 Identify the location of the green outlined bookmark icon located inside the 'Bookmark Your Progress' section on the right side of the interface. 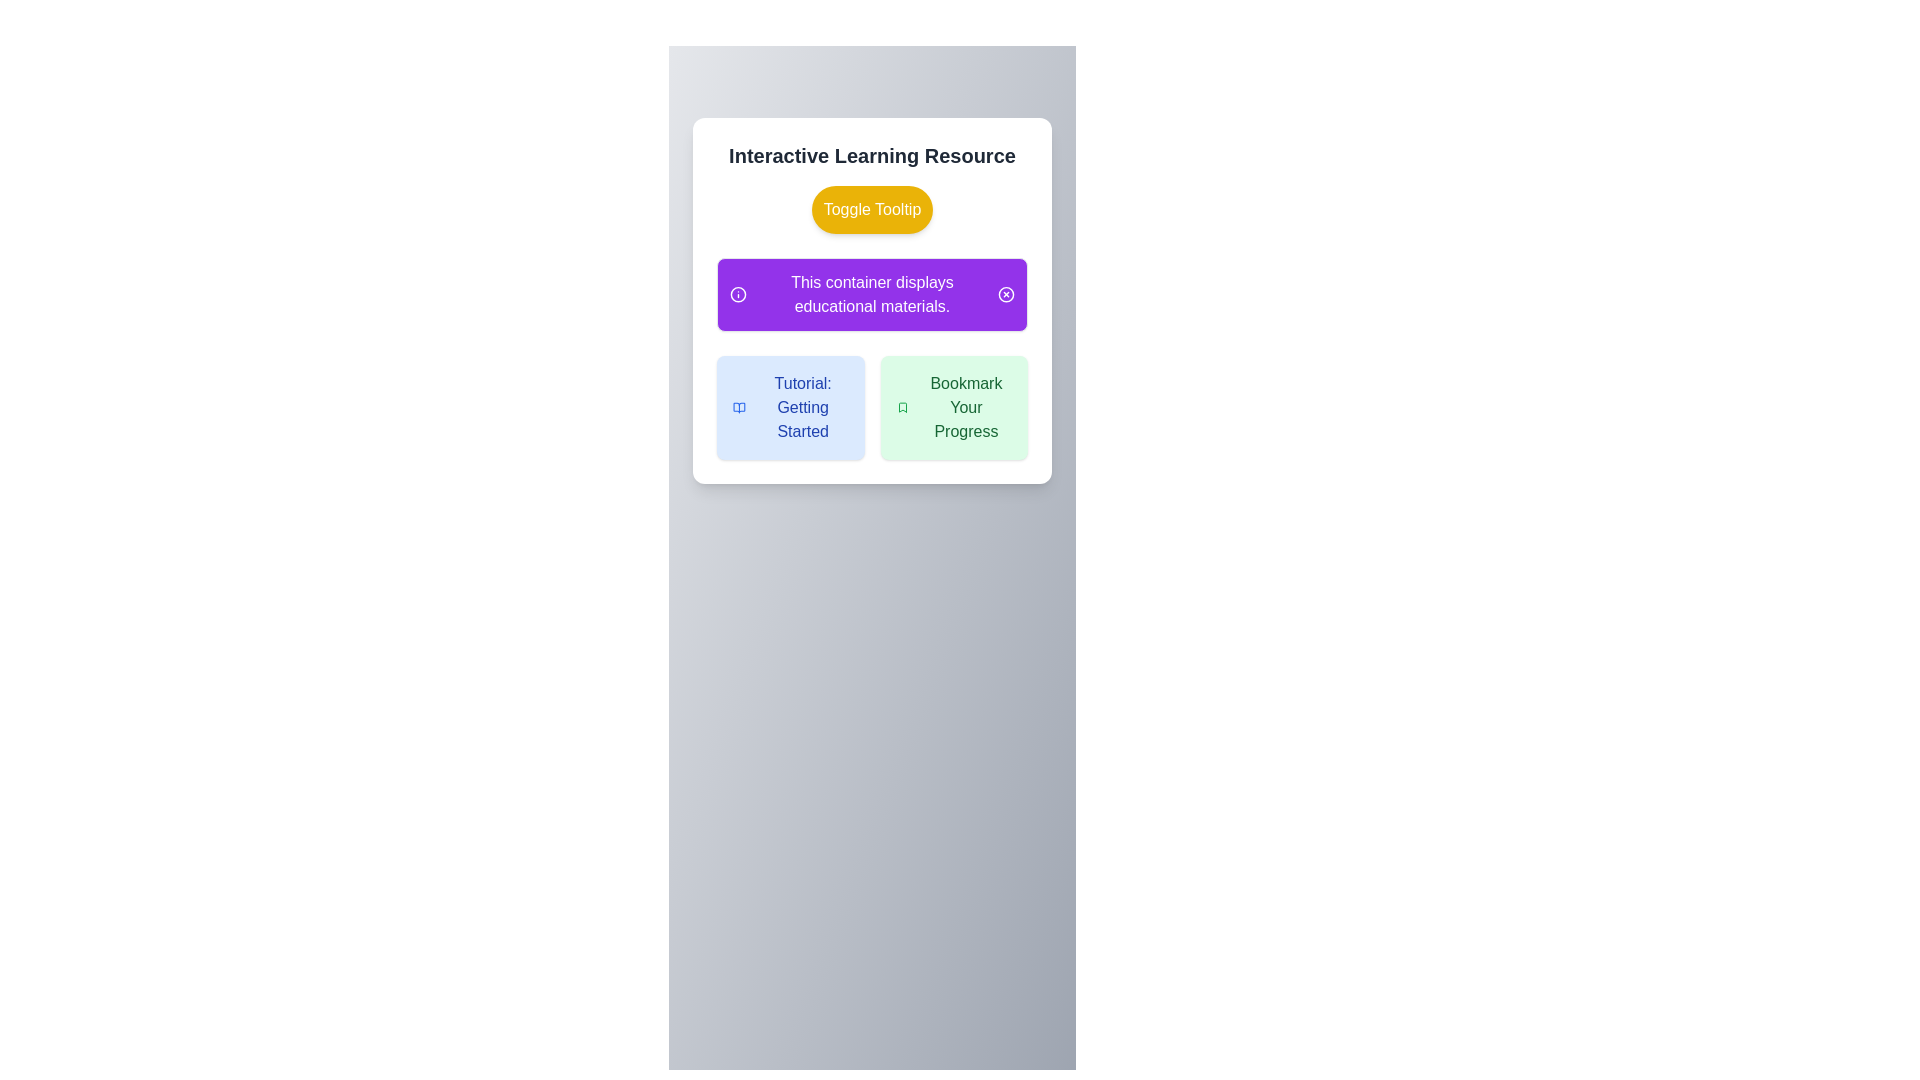
(901, 407).